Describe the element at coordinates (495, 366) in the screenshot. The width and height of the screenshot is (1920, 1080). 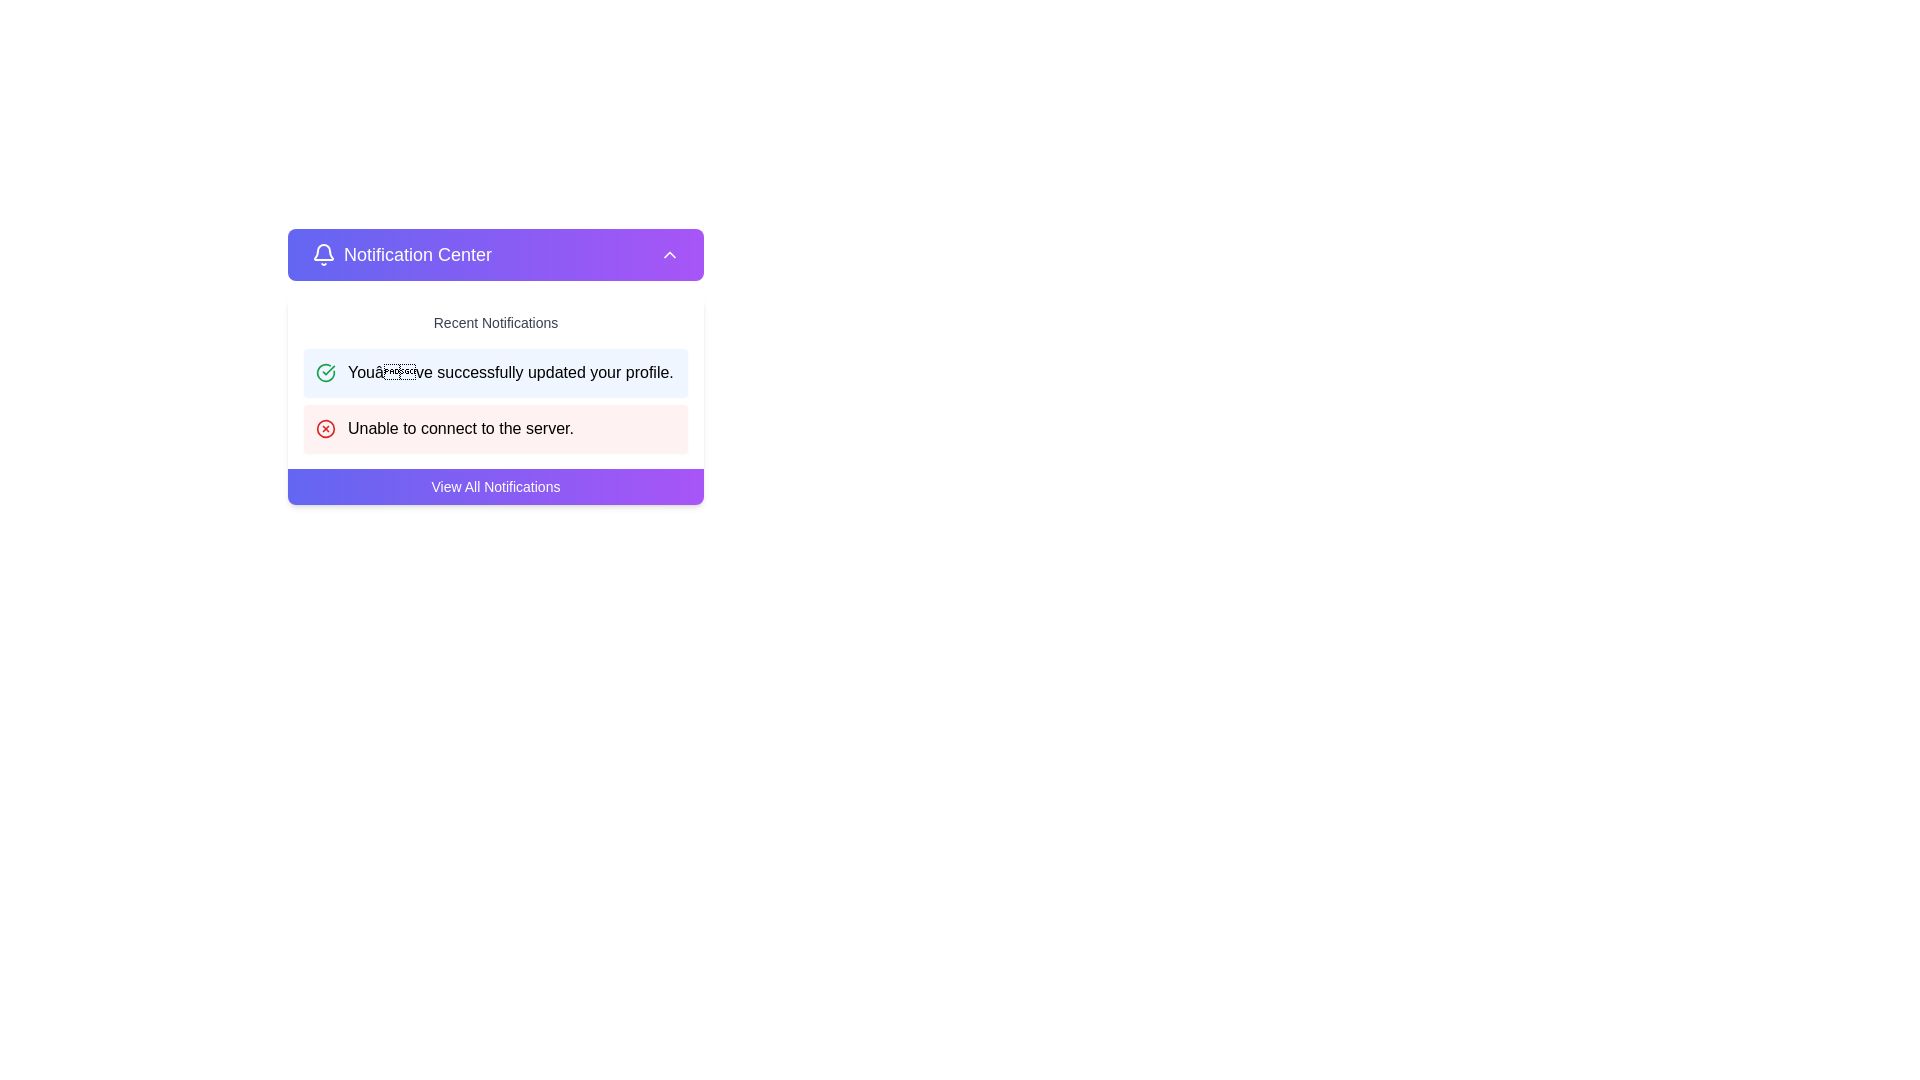
I see `notification message displayed in the notification box with a light blue background and a green checkmark, indicating a successful profile update` at that location.